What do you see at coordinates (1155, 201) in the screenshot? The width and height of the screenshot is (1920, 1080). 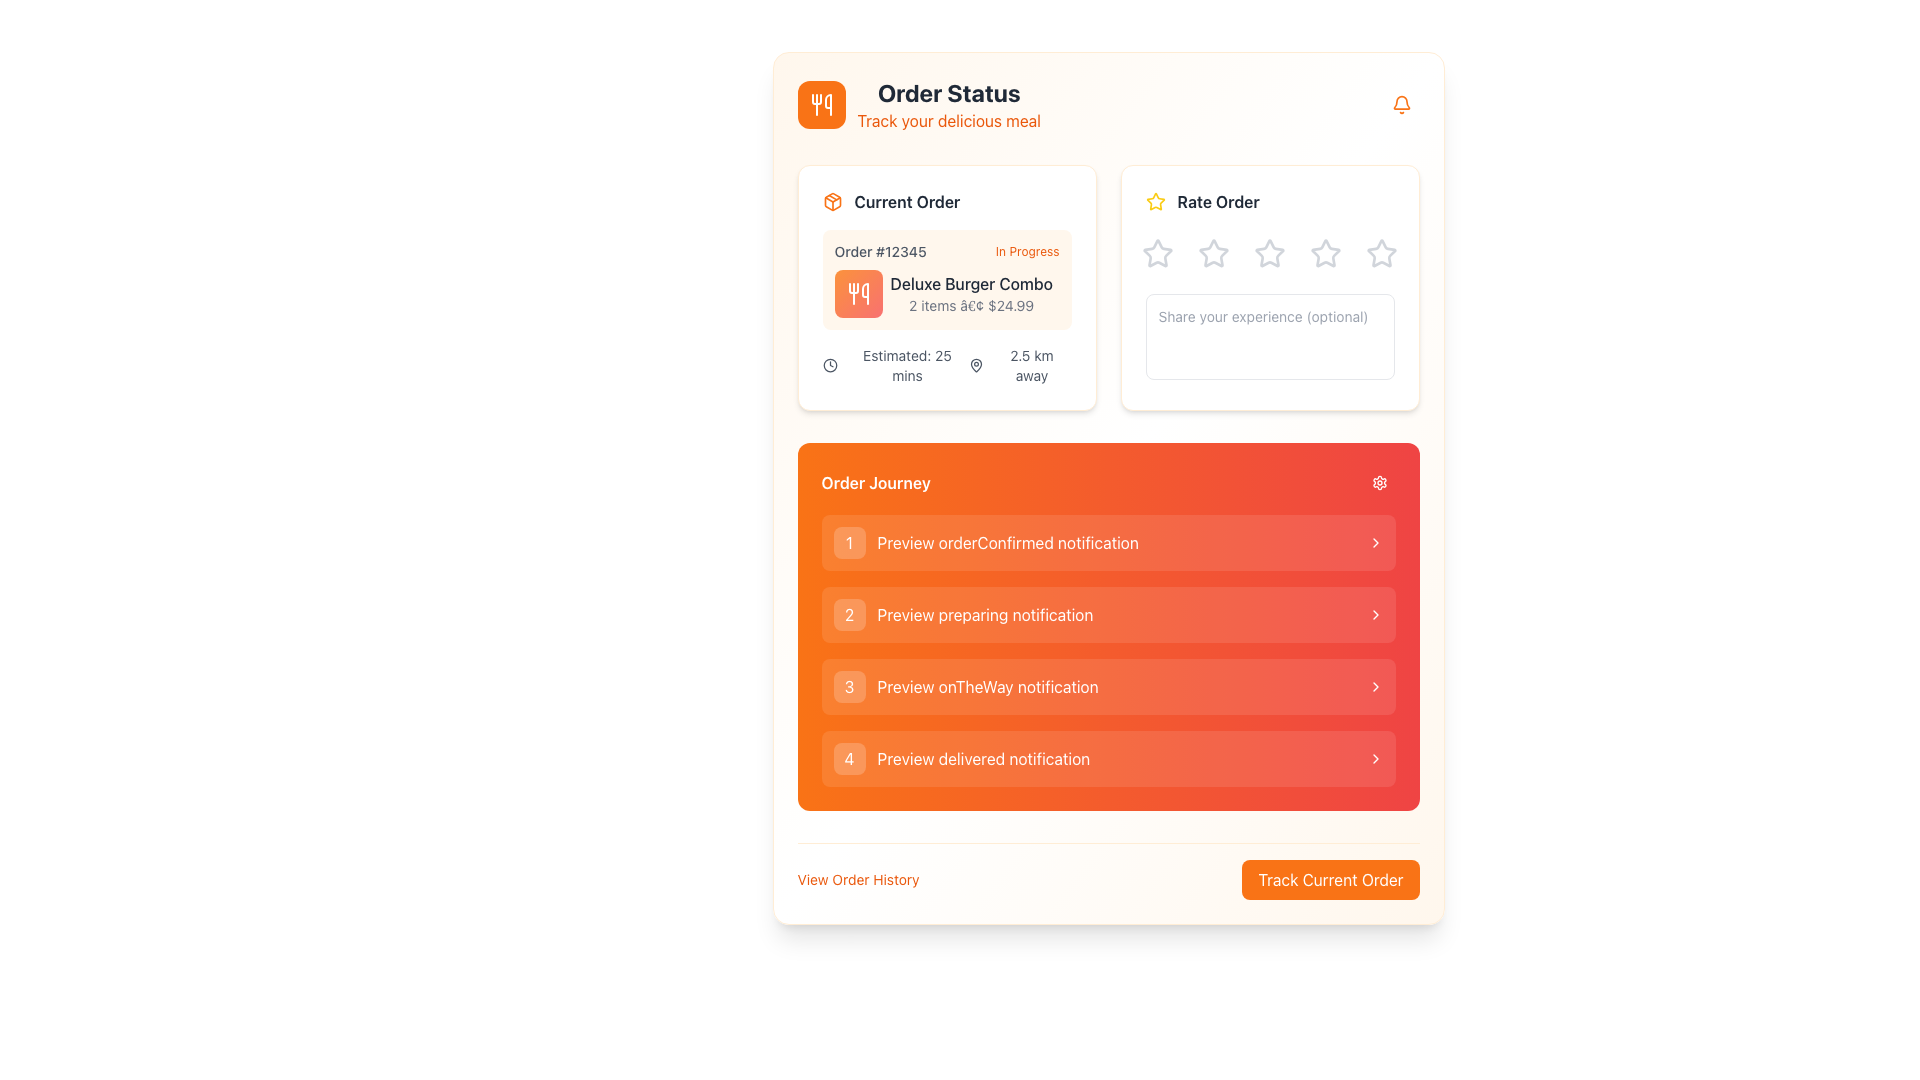 I see `the first yellow star-shaped rating icon in the 'Rate Order' section located in the upper-right pane of the interface` at bounding box center [1155, 201].